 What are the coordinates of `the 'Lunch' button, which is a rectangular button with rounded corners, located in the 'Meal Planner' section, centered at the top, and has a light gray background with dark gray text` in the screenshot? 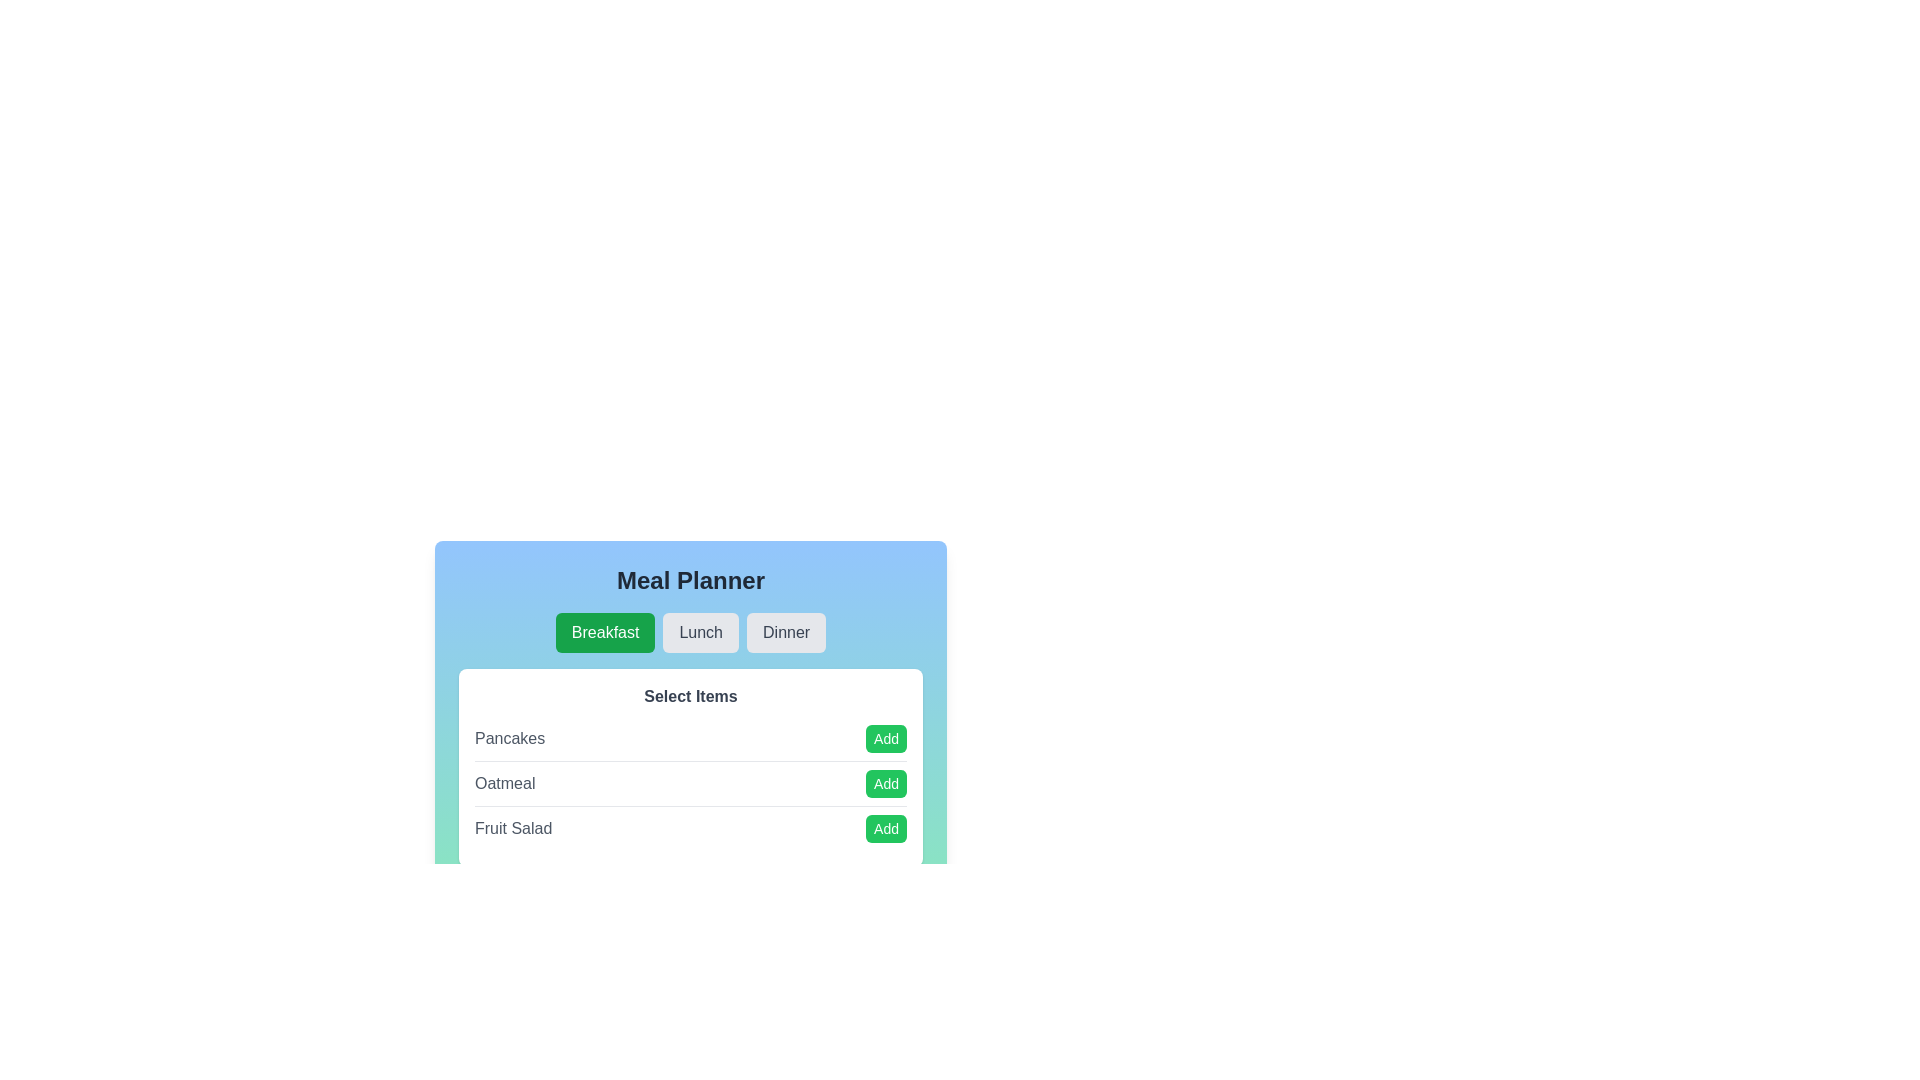 It's located at (701, 632).